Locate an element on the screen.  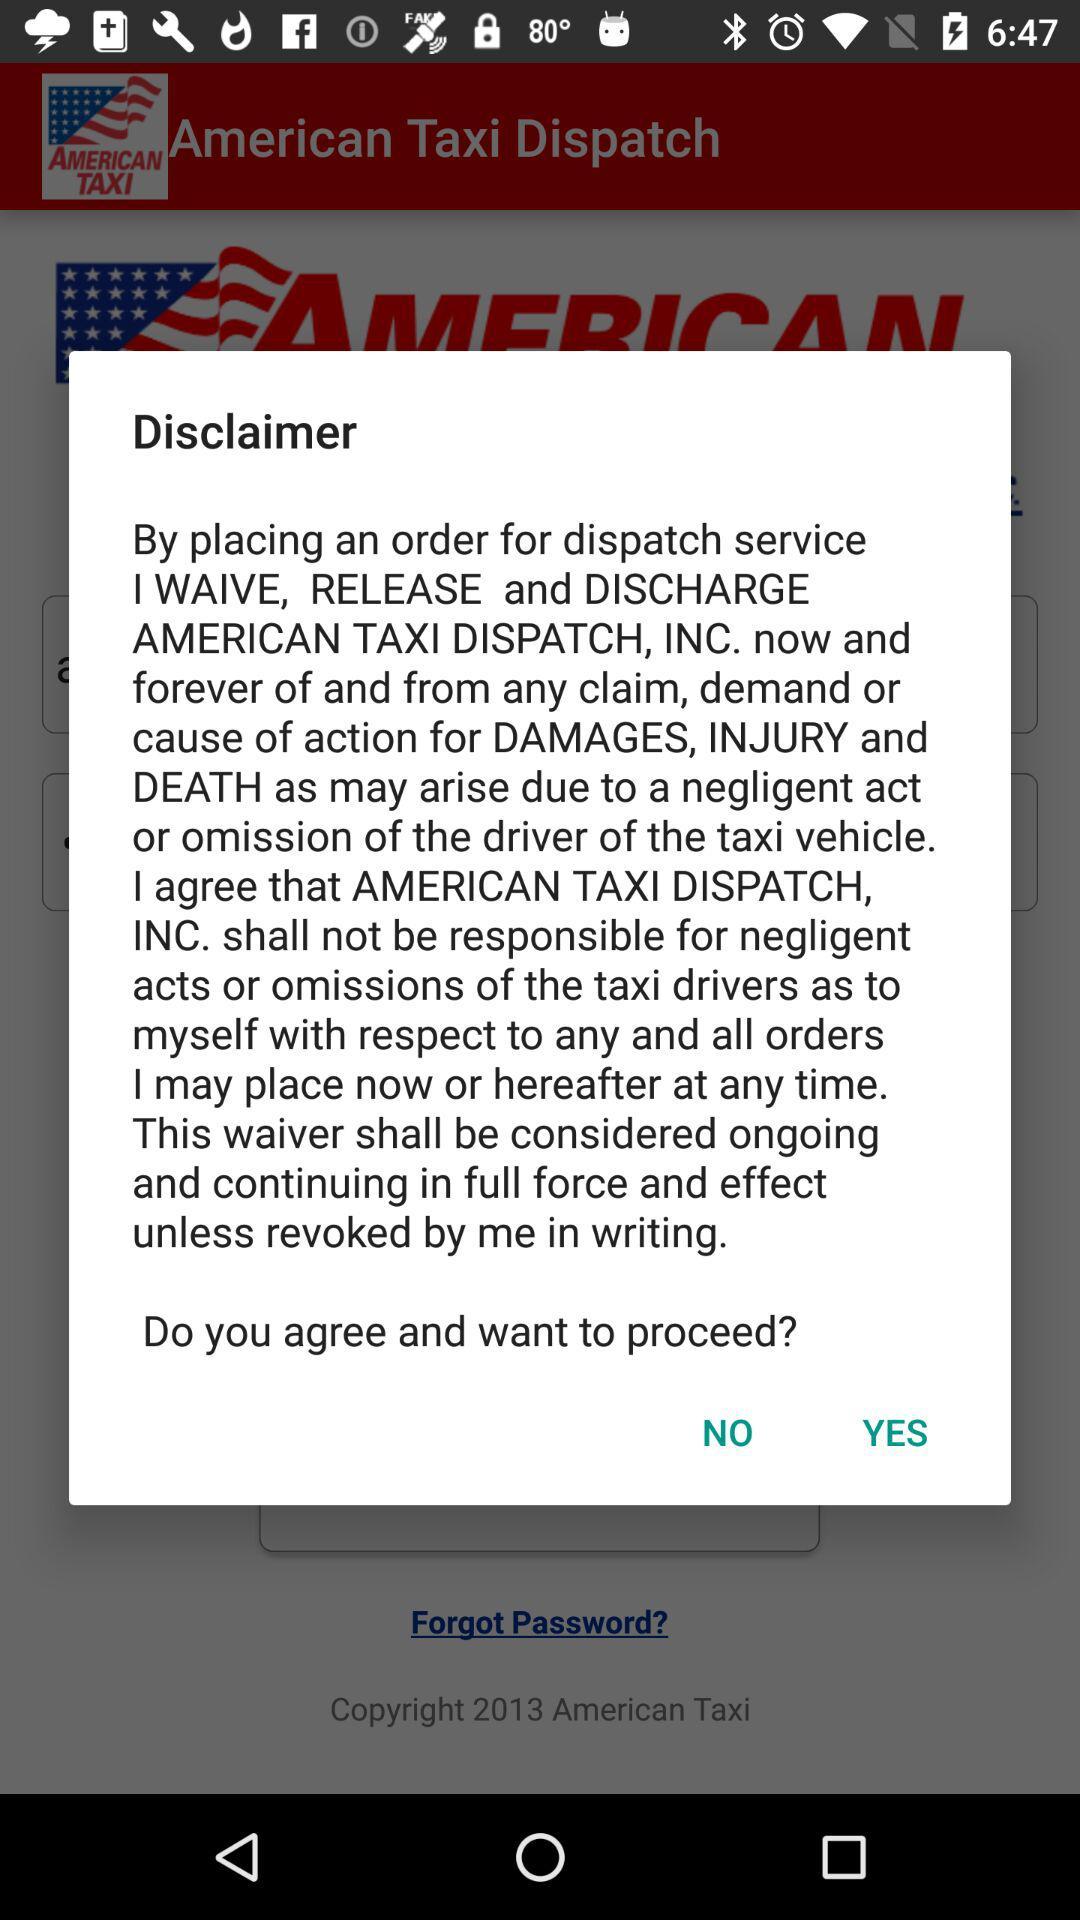
icon below by placing an is located at coordinates (894, 1430).